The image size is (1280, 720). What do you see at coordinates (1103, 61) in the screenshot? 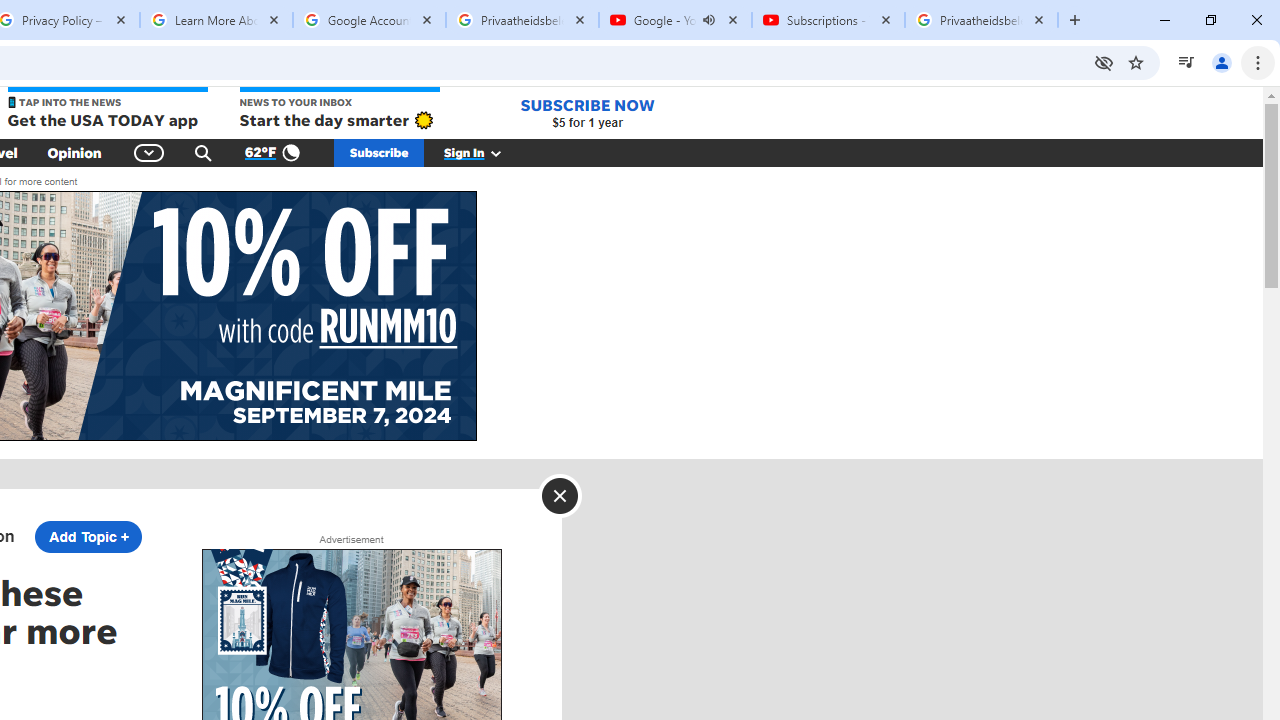
I see `'Third-party cookies blocked'` at bounding box center [1103, 61].